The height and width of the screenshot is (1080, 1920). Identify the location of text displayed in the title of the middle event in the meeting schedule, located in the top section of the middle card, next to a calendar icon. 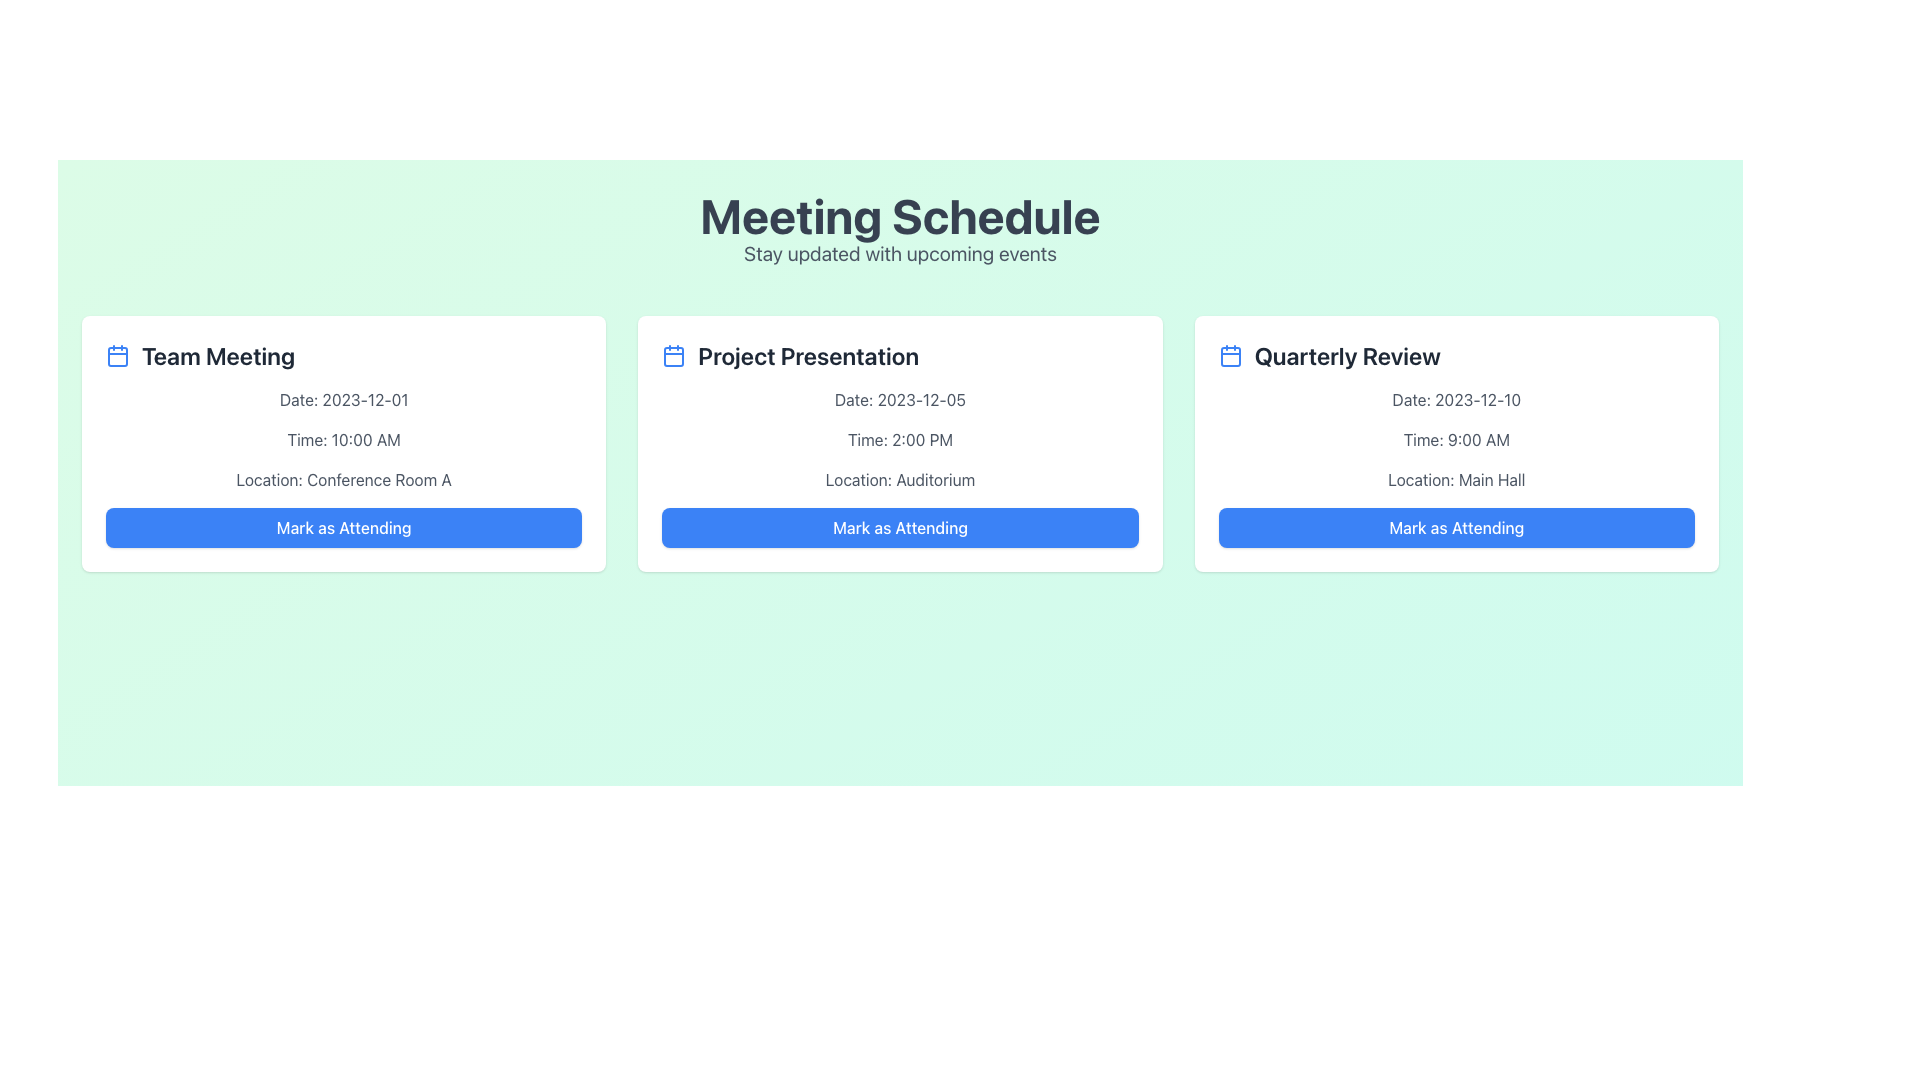
(808, 354).